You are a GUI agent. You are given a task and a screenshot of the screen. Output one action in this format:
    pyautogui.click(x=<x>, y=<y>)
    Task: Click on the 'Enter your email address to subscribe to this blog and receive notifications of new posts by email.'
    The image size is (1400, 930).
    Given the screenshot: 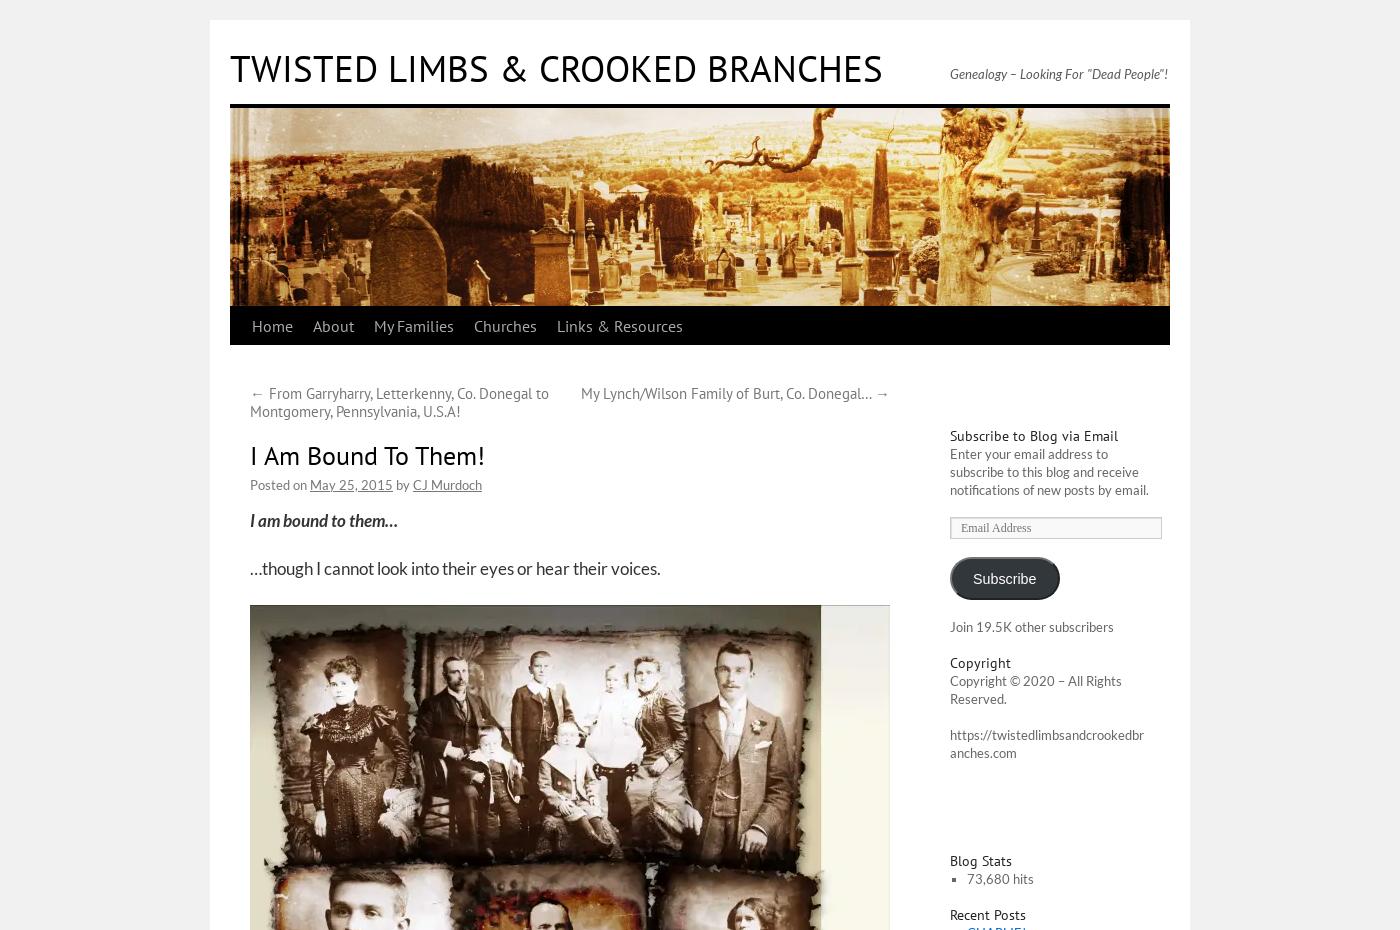 What is the action you would take?
    pyautogui.click(x=1049, y=470)
    